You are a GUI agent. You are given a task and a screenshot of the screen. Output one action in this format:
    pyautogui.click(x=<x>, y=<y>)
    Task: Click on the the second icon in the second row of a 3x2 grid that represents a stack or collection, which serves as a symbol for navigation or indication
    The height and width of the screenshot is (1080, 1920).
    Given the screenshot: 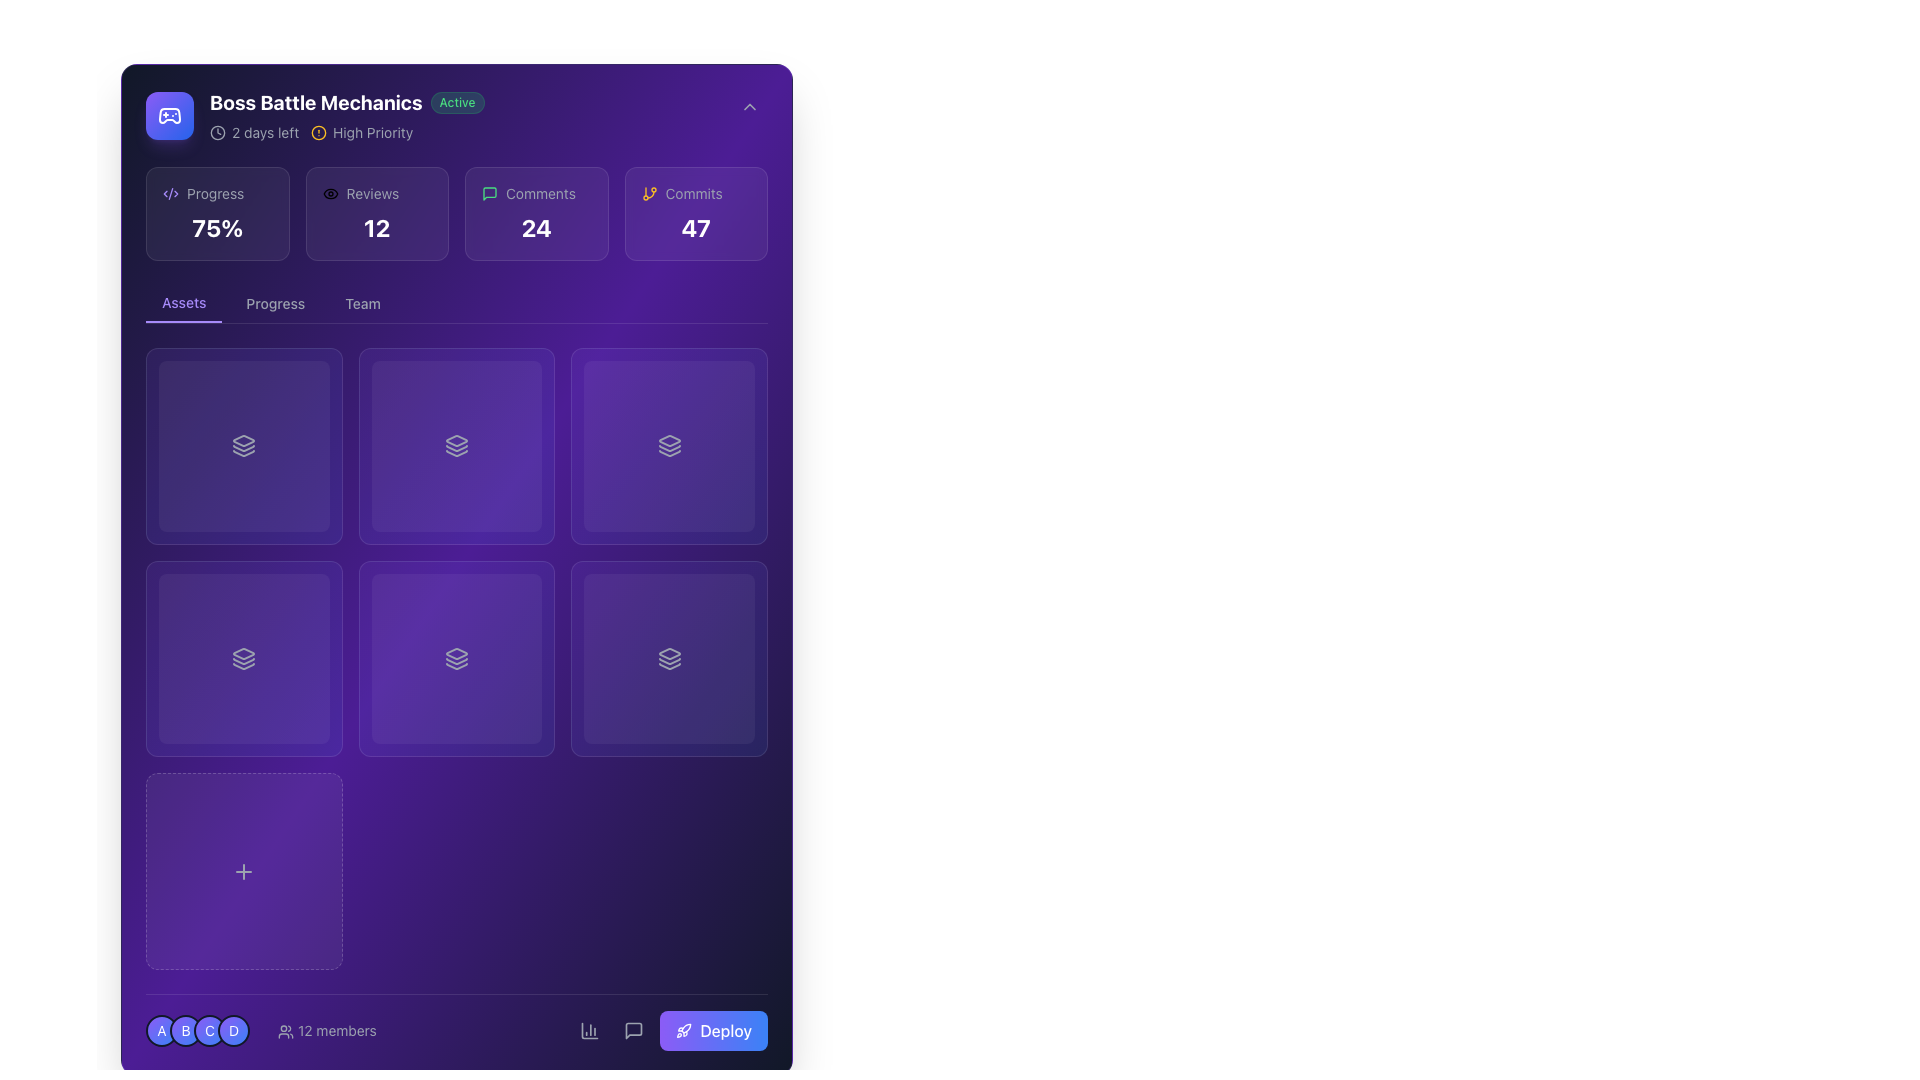 What is the action you would take?
    pyautogui.click(x=455, y=659)
    